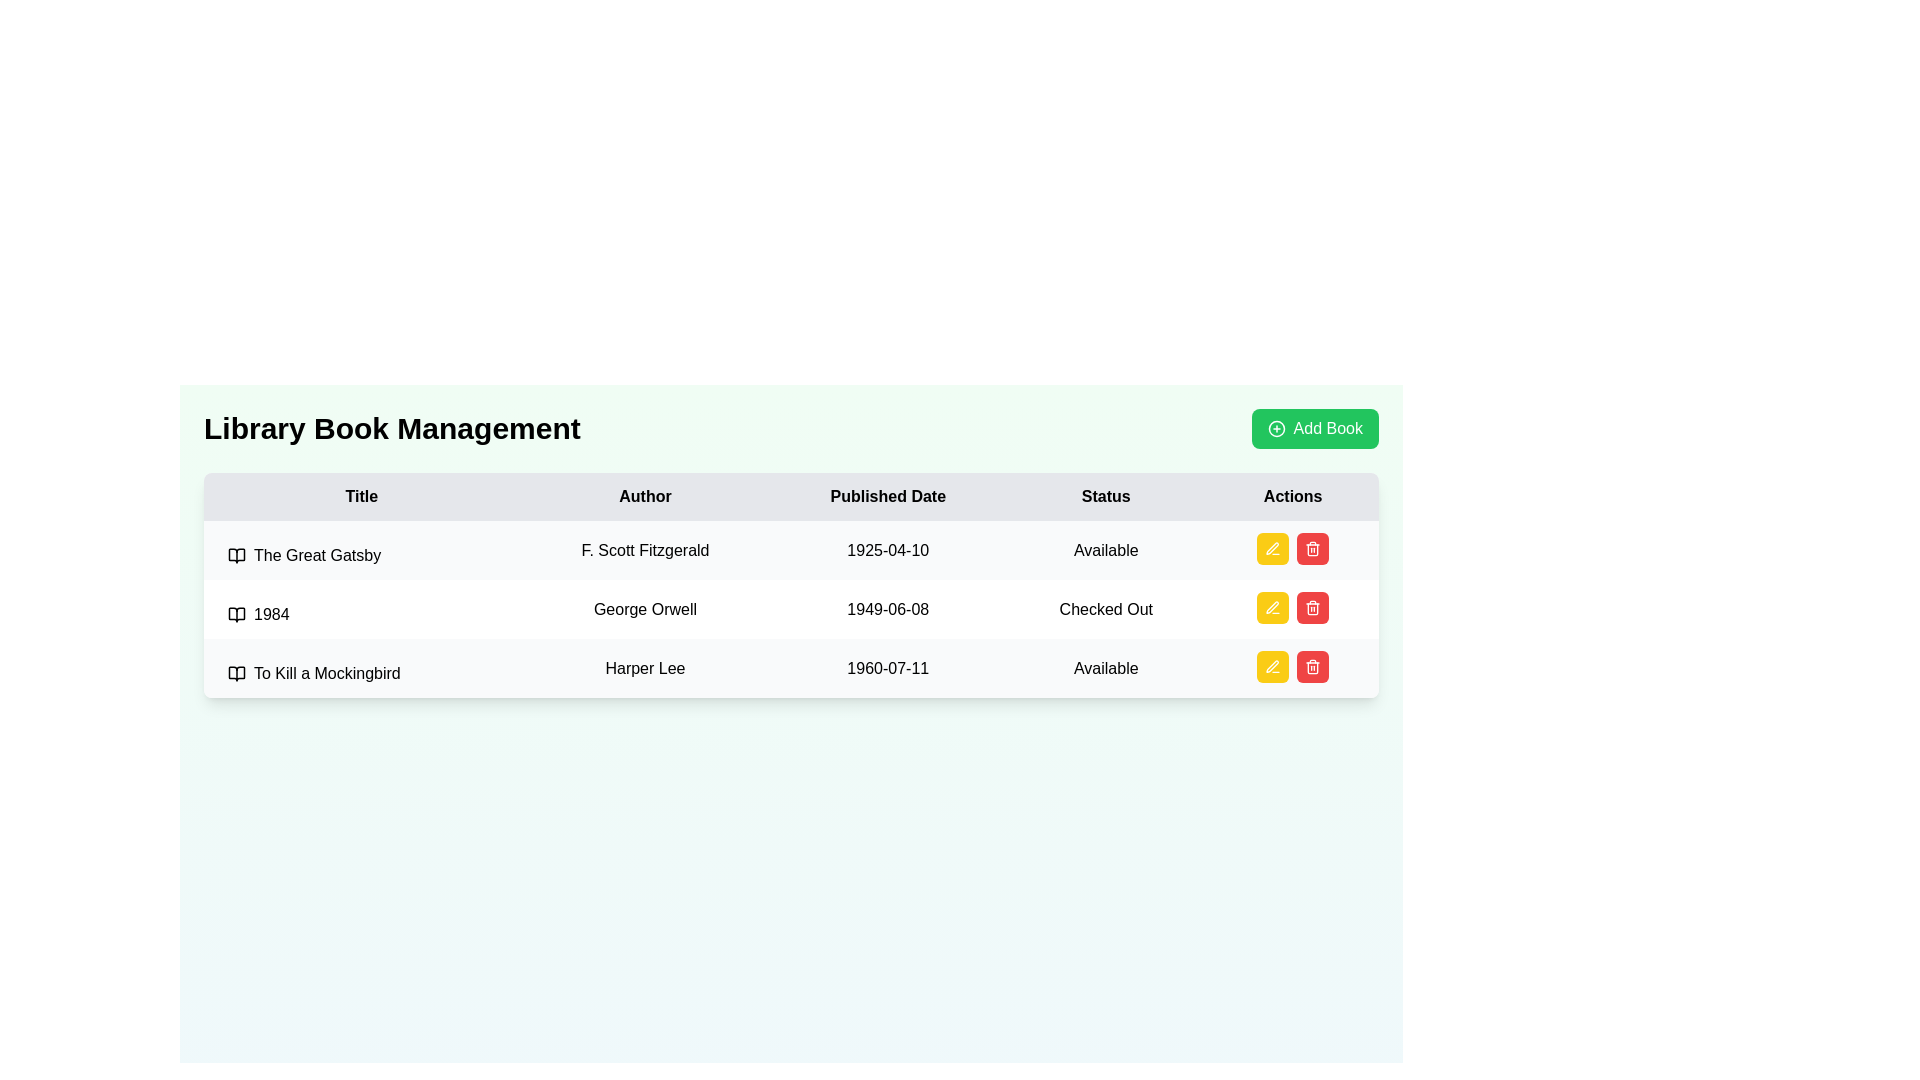  Describe the element at coordinates (1313, 667) in the screenshot. I see `the Trash Bin icon located in the 'Actions' column of the third row in the table` at that location.